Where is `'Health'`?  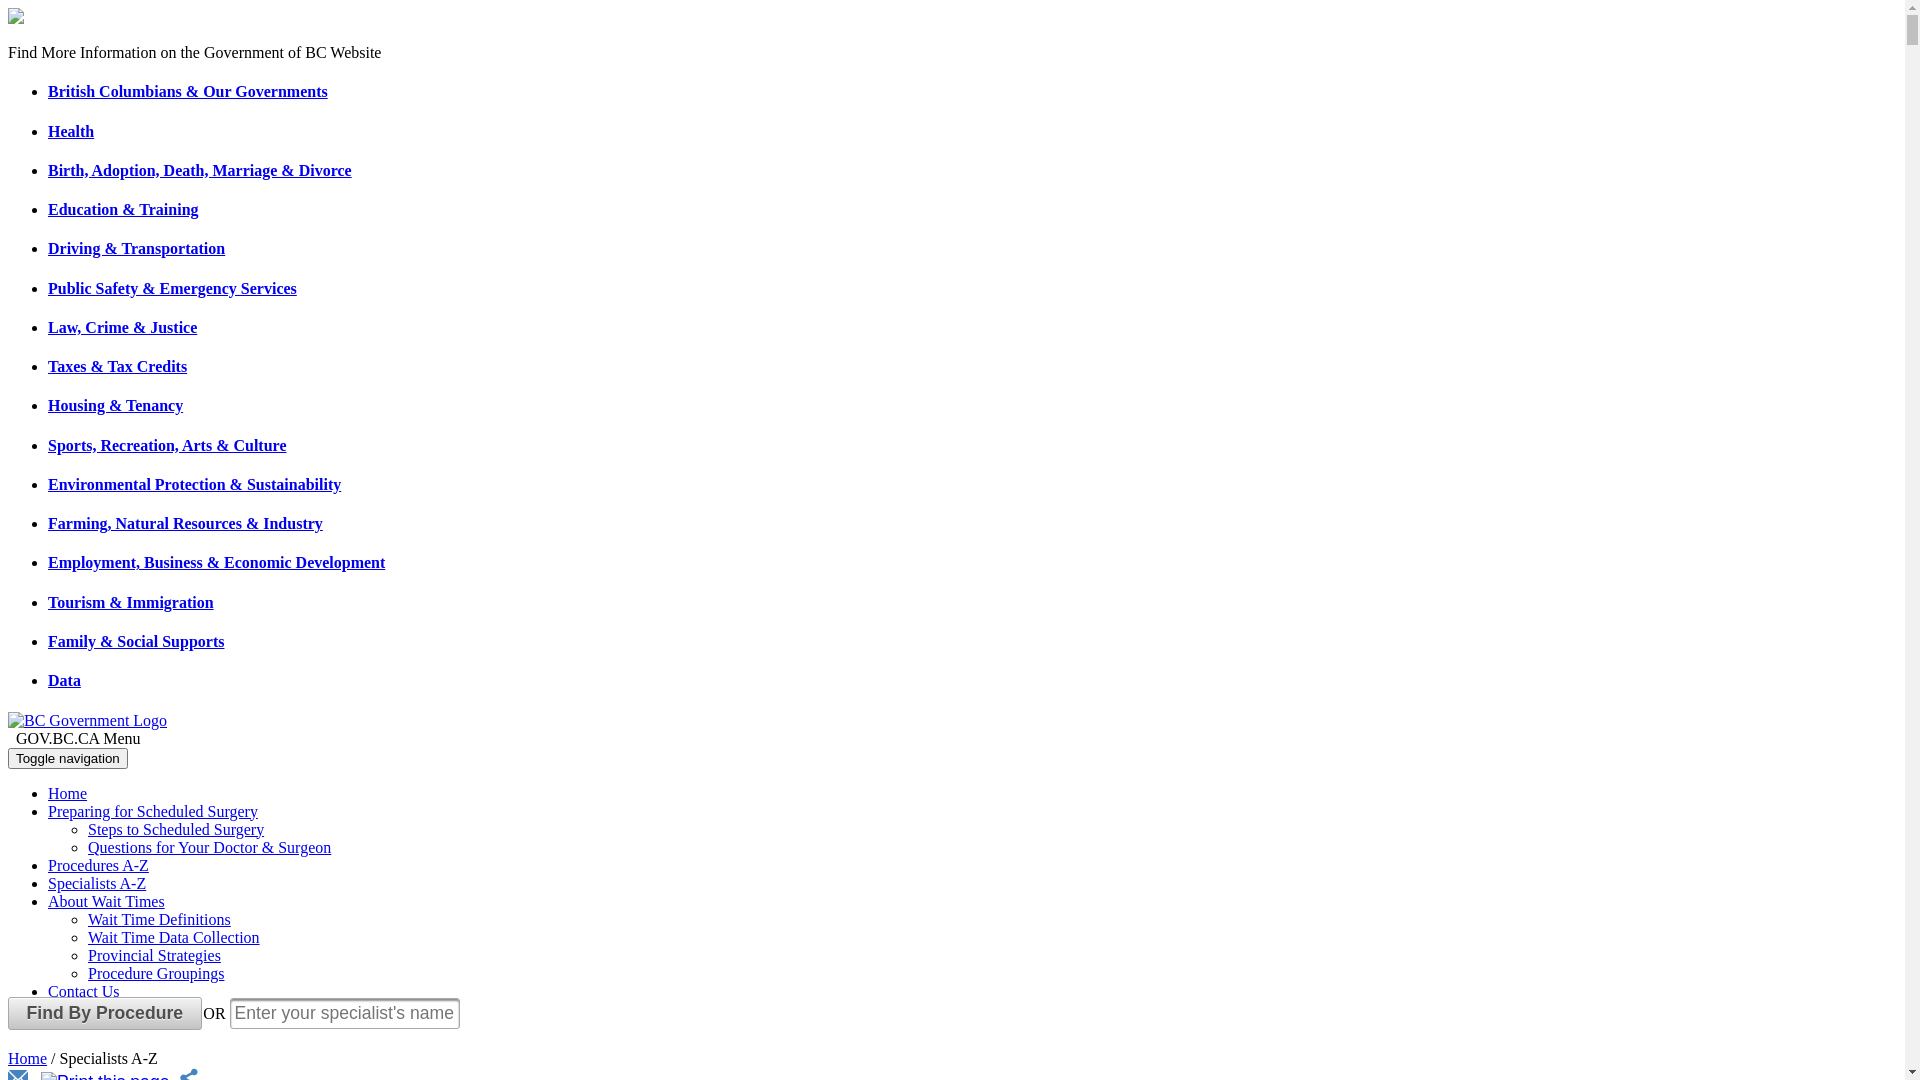 'Health' is located at coordinates (71, 131).